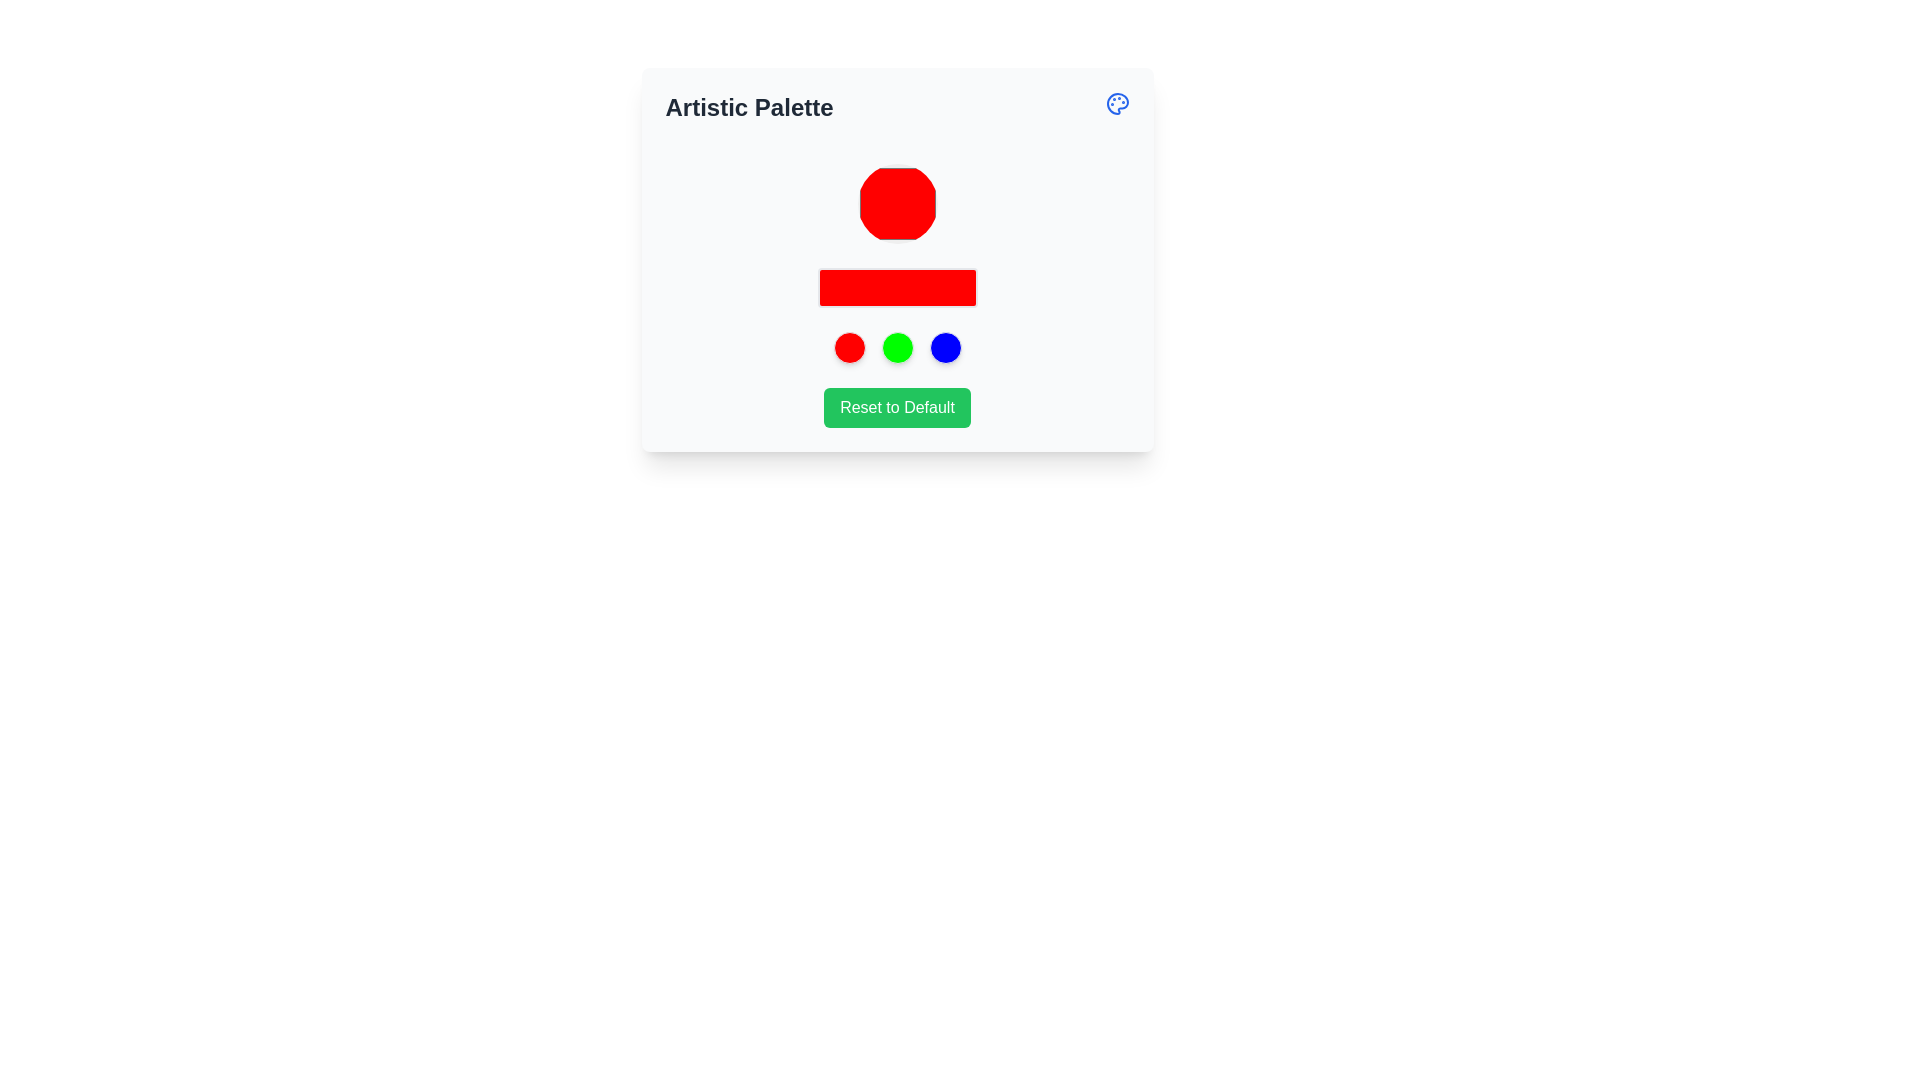  Describe the element at coordinates (896, 346) in the screenshot. I see `the middle circular toggle button with a green background` at that location.